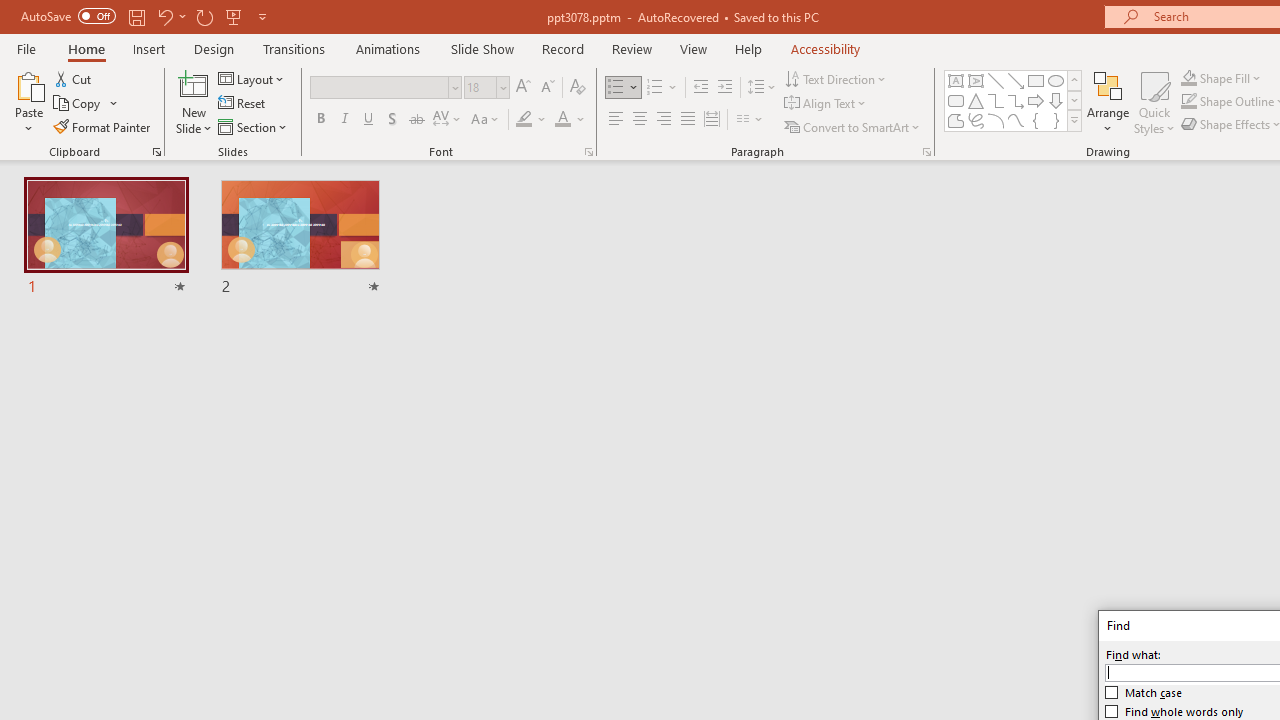 The width and height of the screenshot is (1280, 720). Describe the element at coordinates (1144, 692) in the screenshot. I see `'Match case'` at that location.